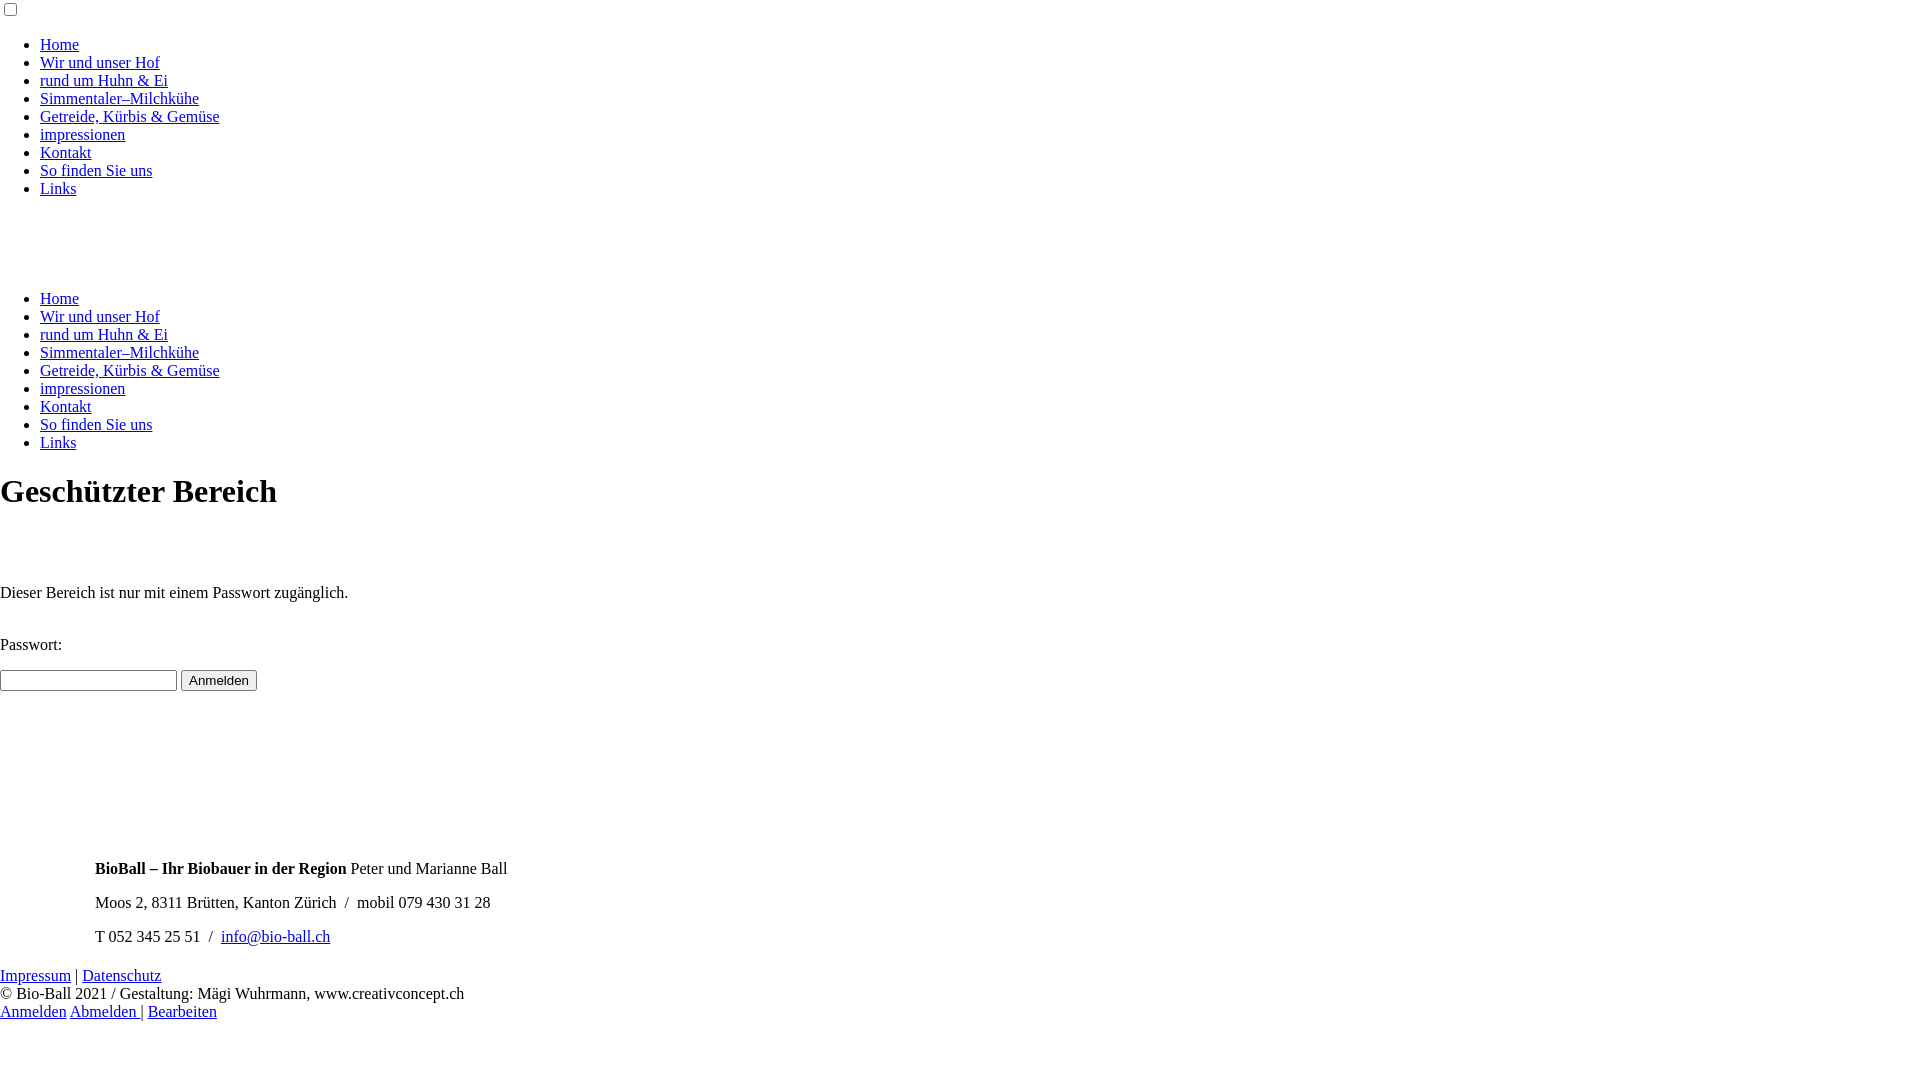 The image size is (1920, 1080). I want to click on 'Abmelden', so click(104, 1011).